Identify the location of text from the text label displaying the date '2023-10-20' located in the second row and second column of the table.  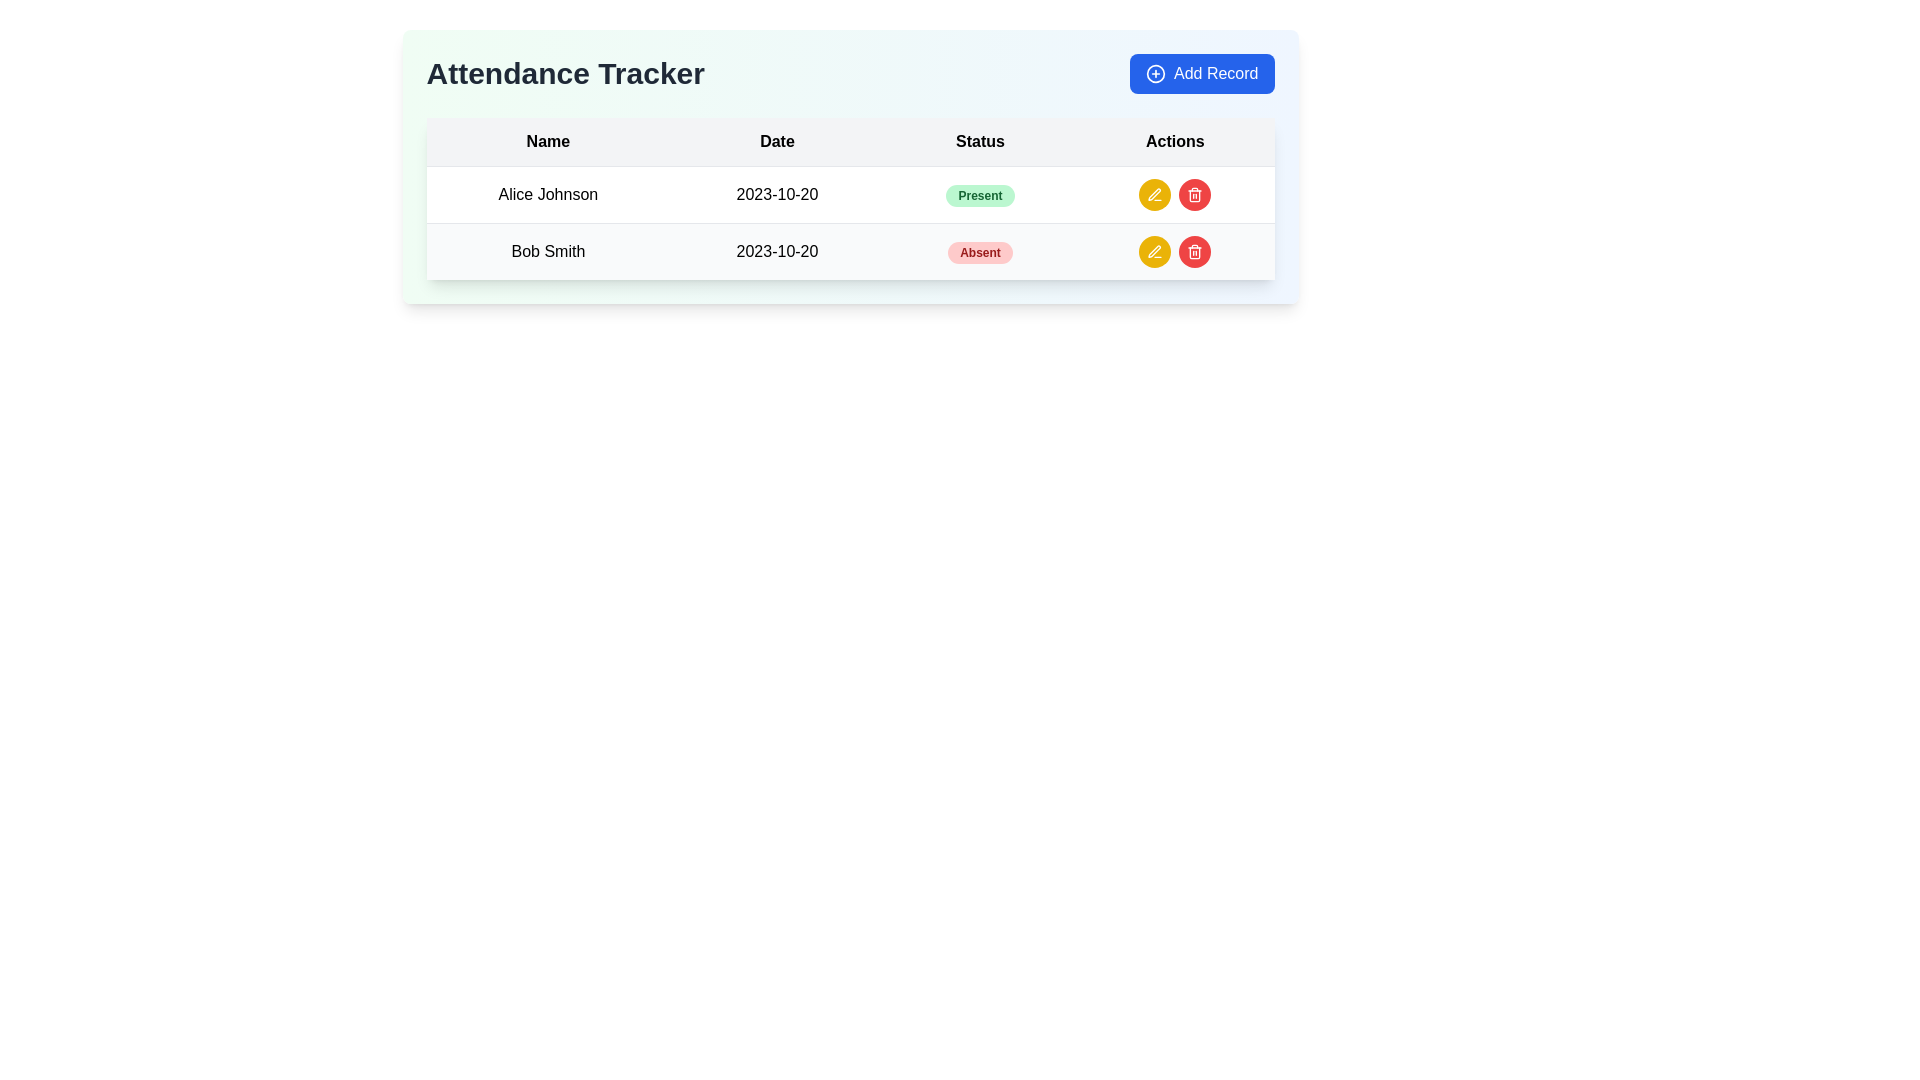
(776, 250).